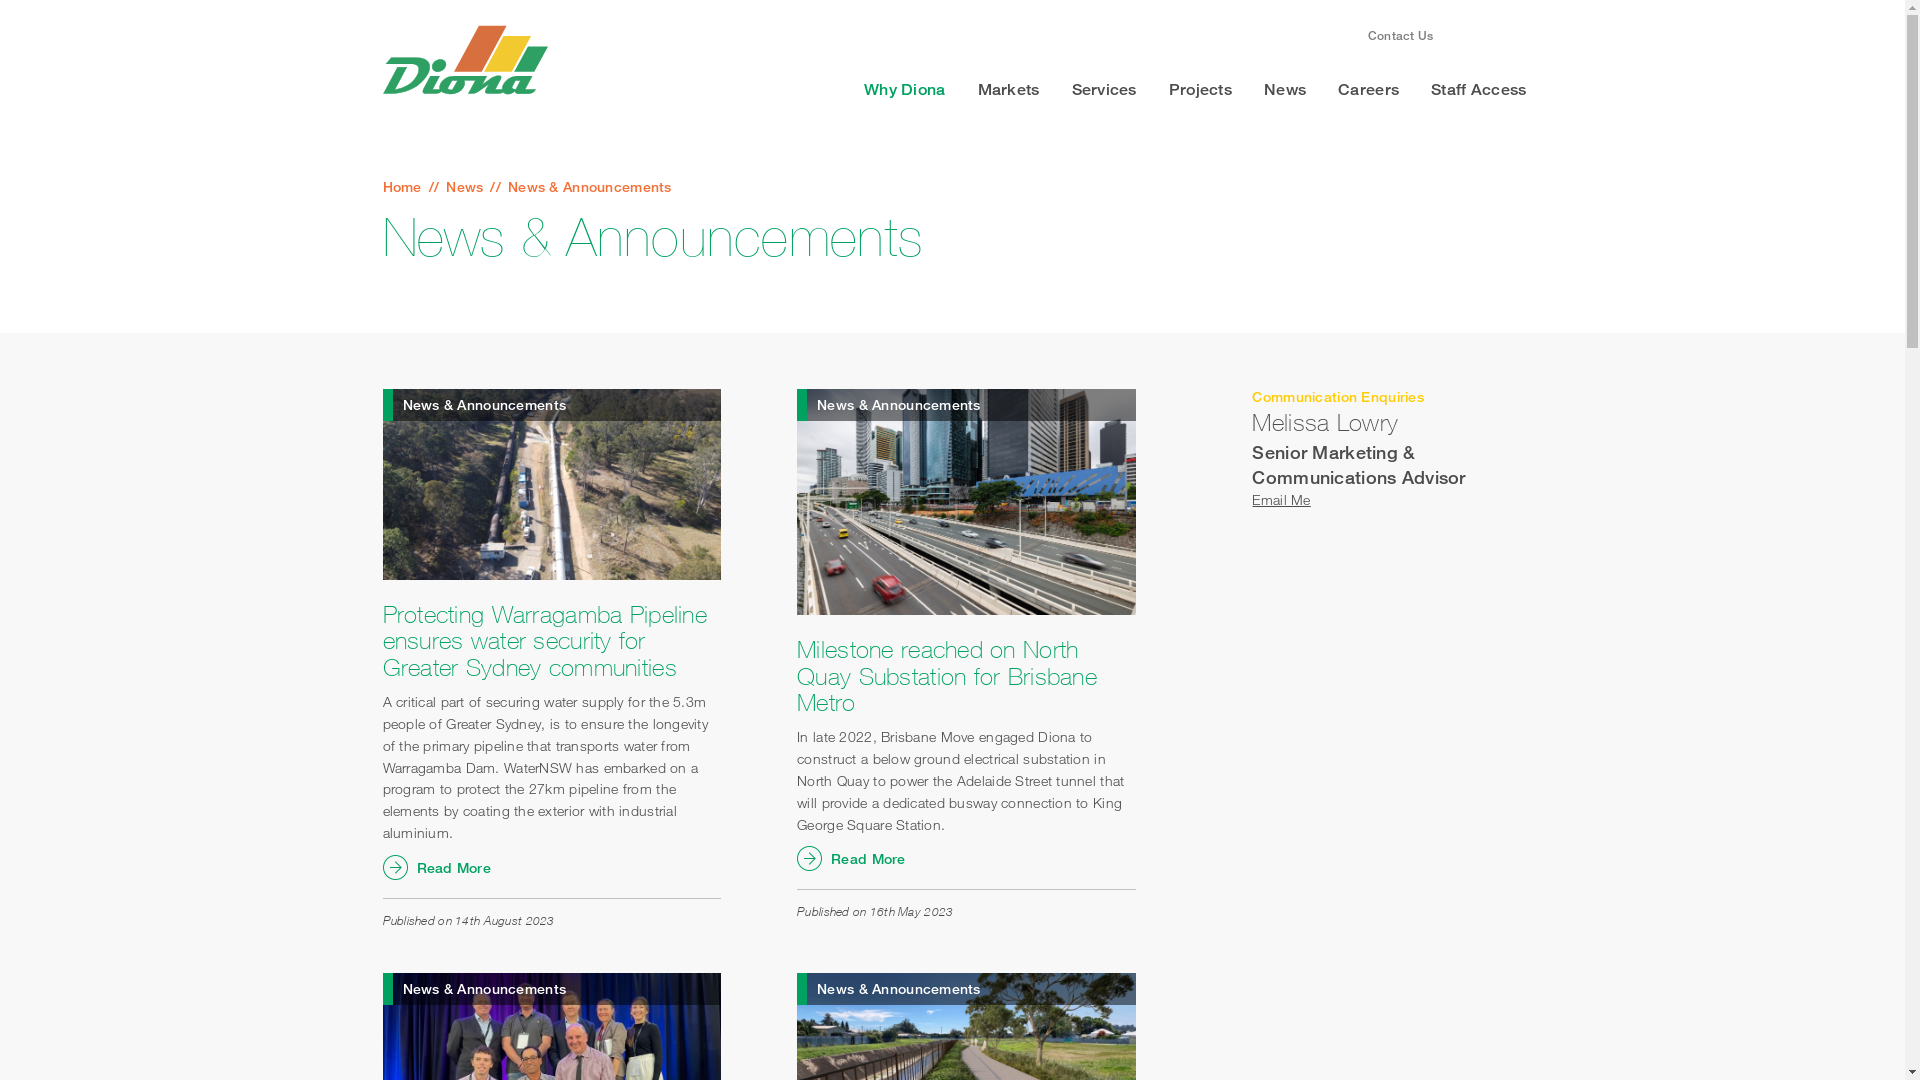 The image size is (1920, 1080). What do you see at coordinates (1400, 35) in the screenshot?
I see `'Contact Us'` at bounding box center [1400, 35].